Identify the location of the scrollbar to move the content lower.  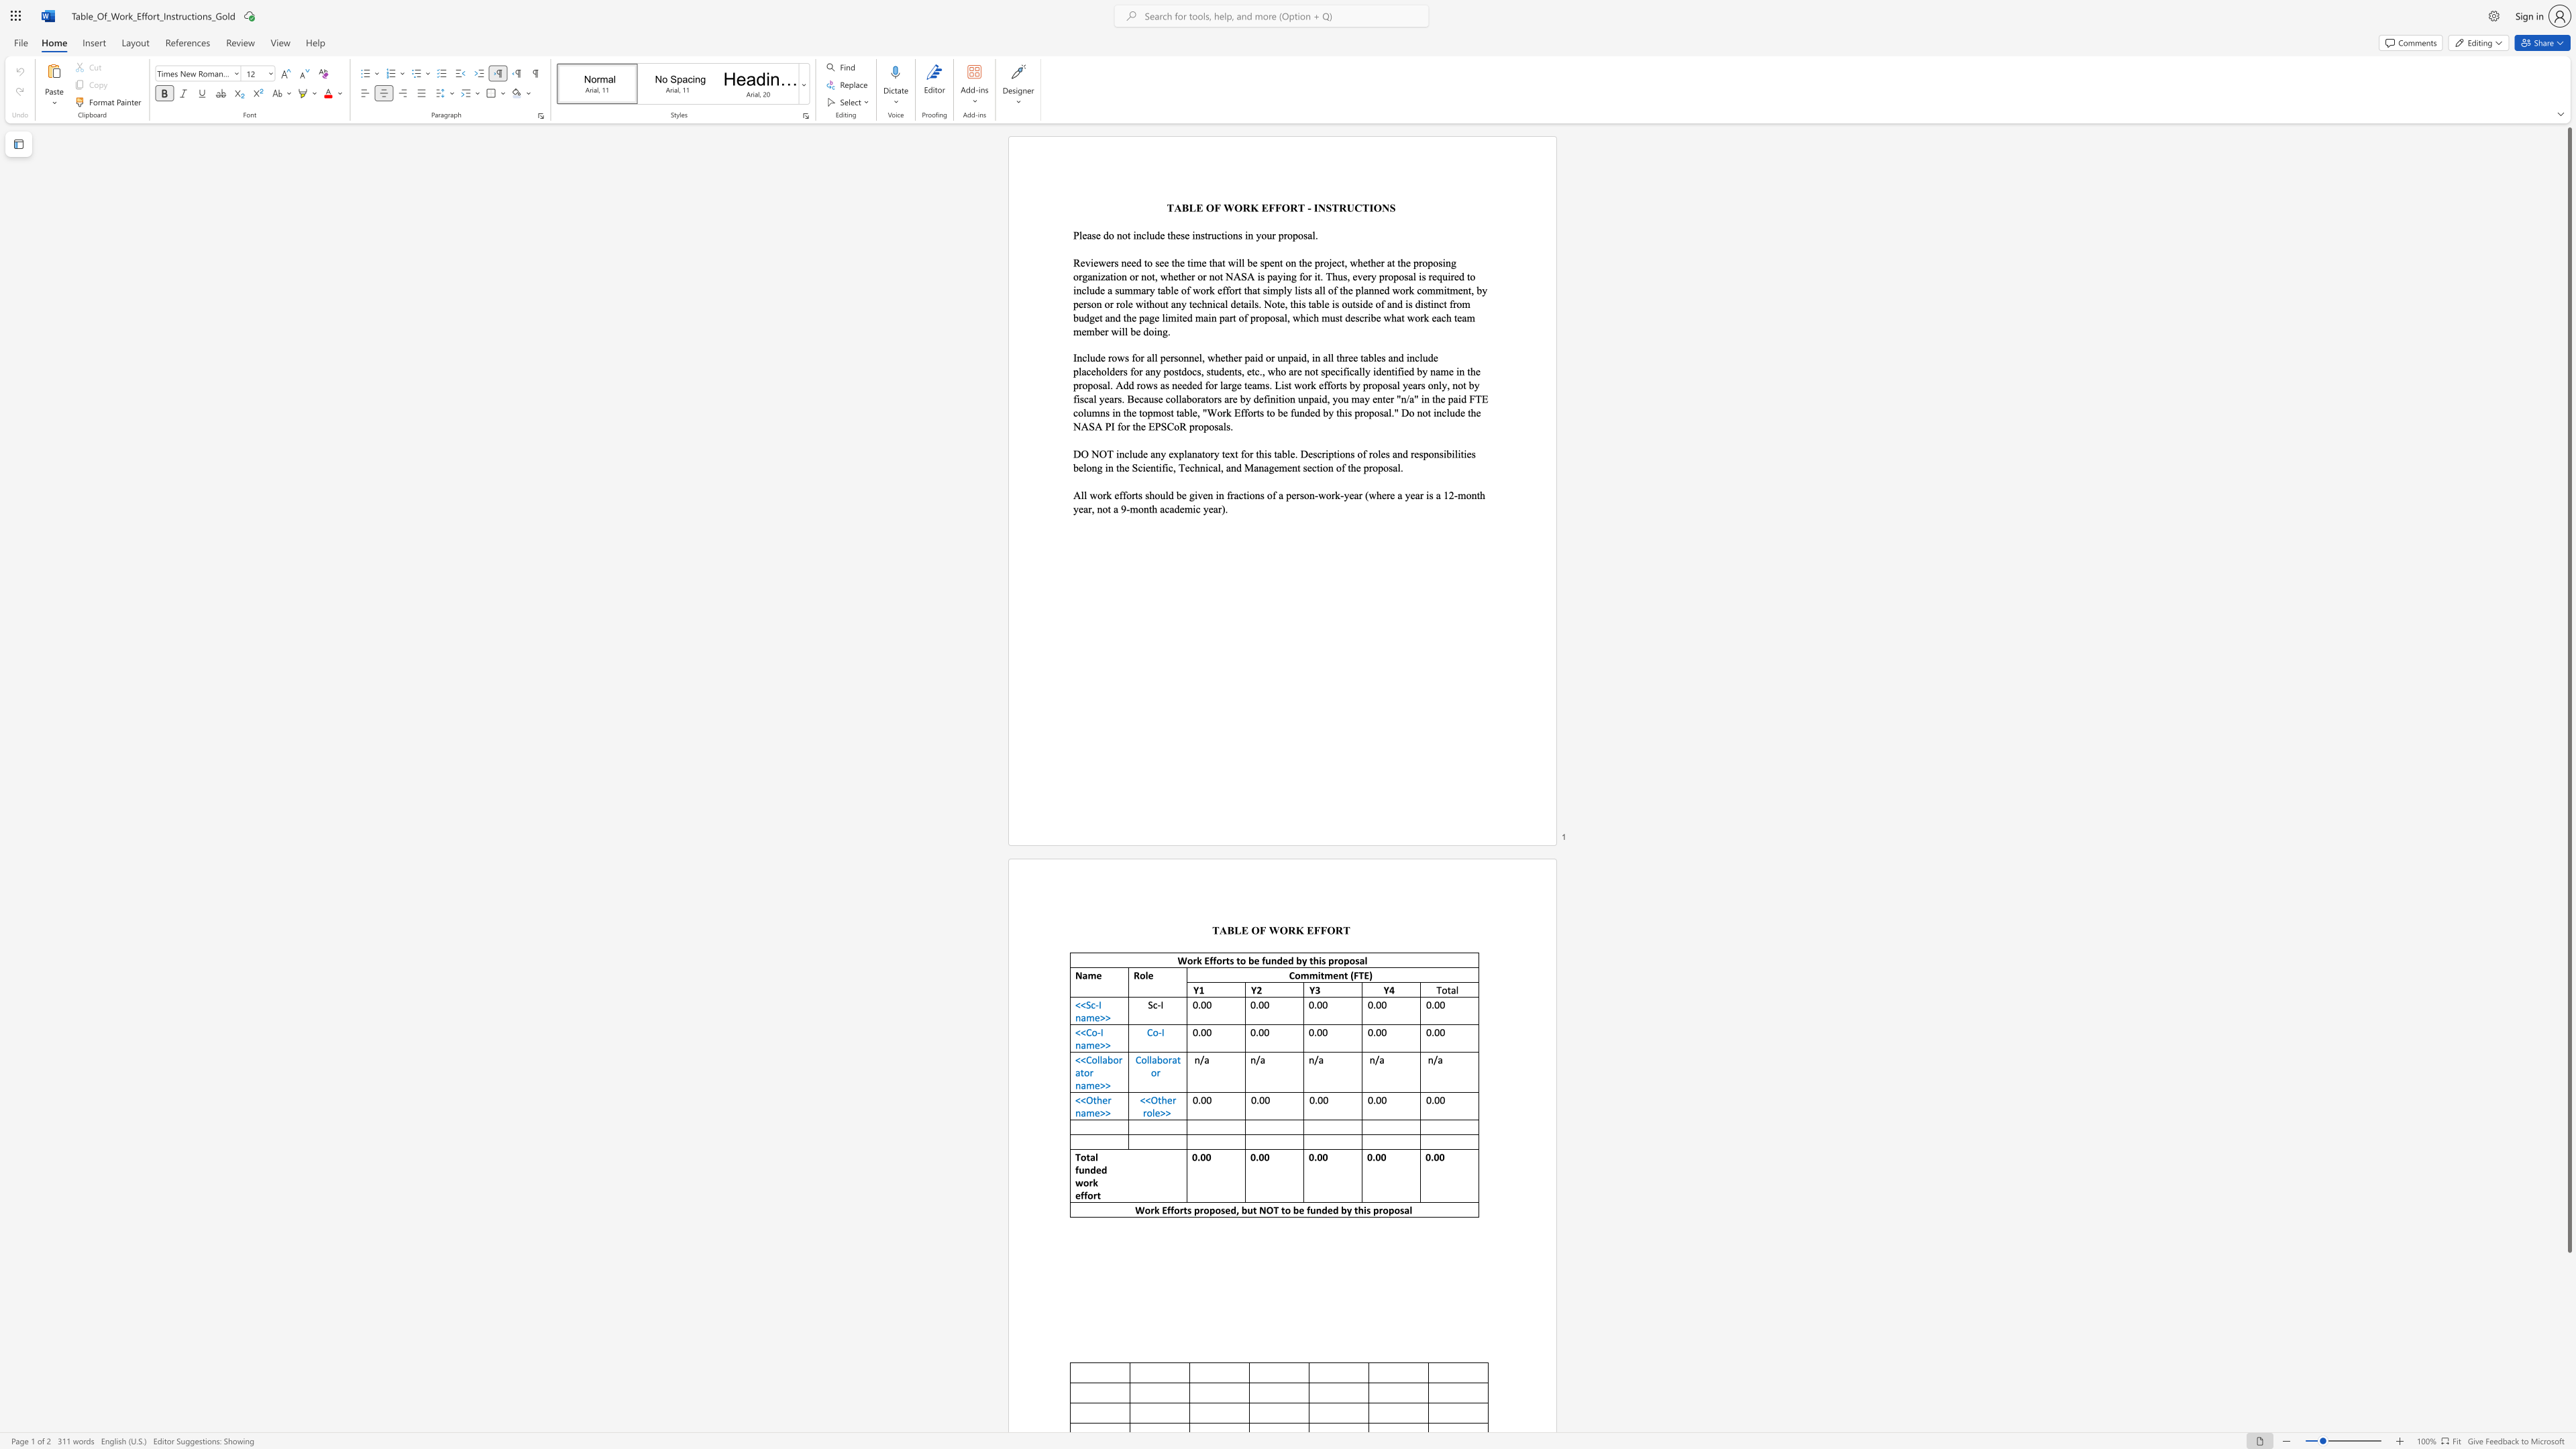
(2568, 1348).